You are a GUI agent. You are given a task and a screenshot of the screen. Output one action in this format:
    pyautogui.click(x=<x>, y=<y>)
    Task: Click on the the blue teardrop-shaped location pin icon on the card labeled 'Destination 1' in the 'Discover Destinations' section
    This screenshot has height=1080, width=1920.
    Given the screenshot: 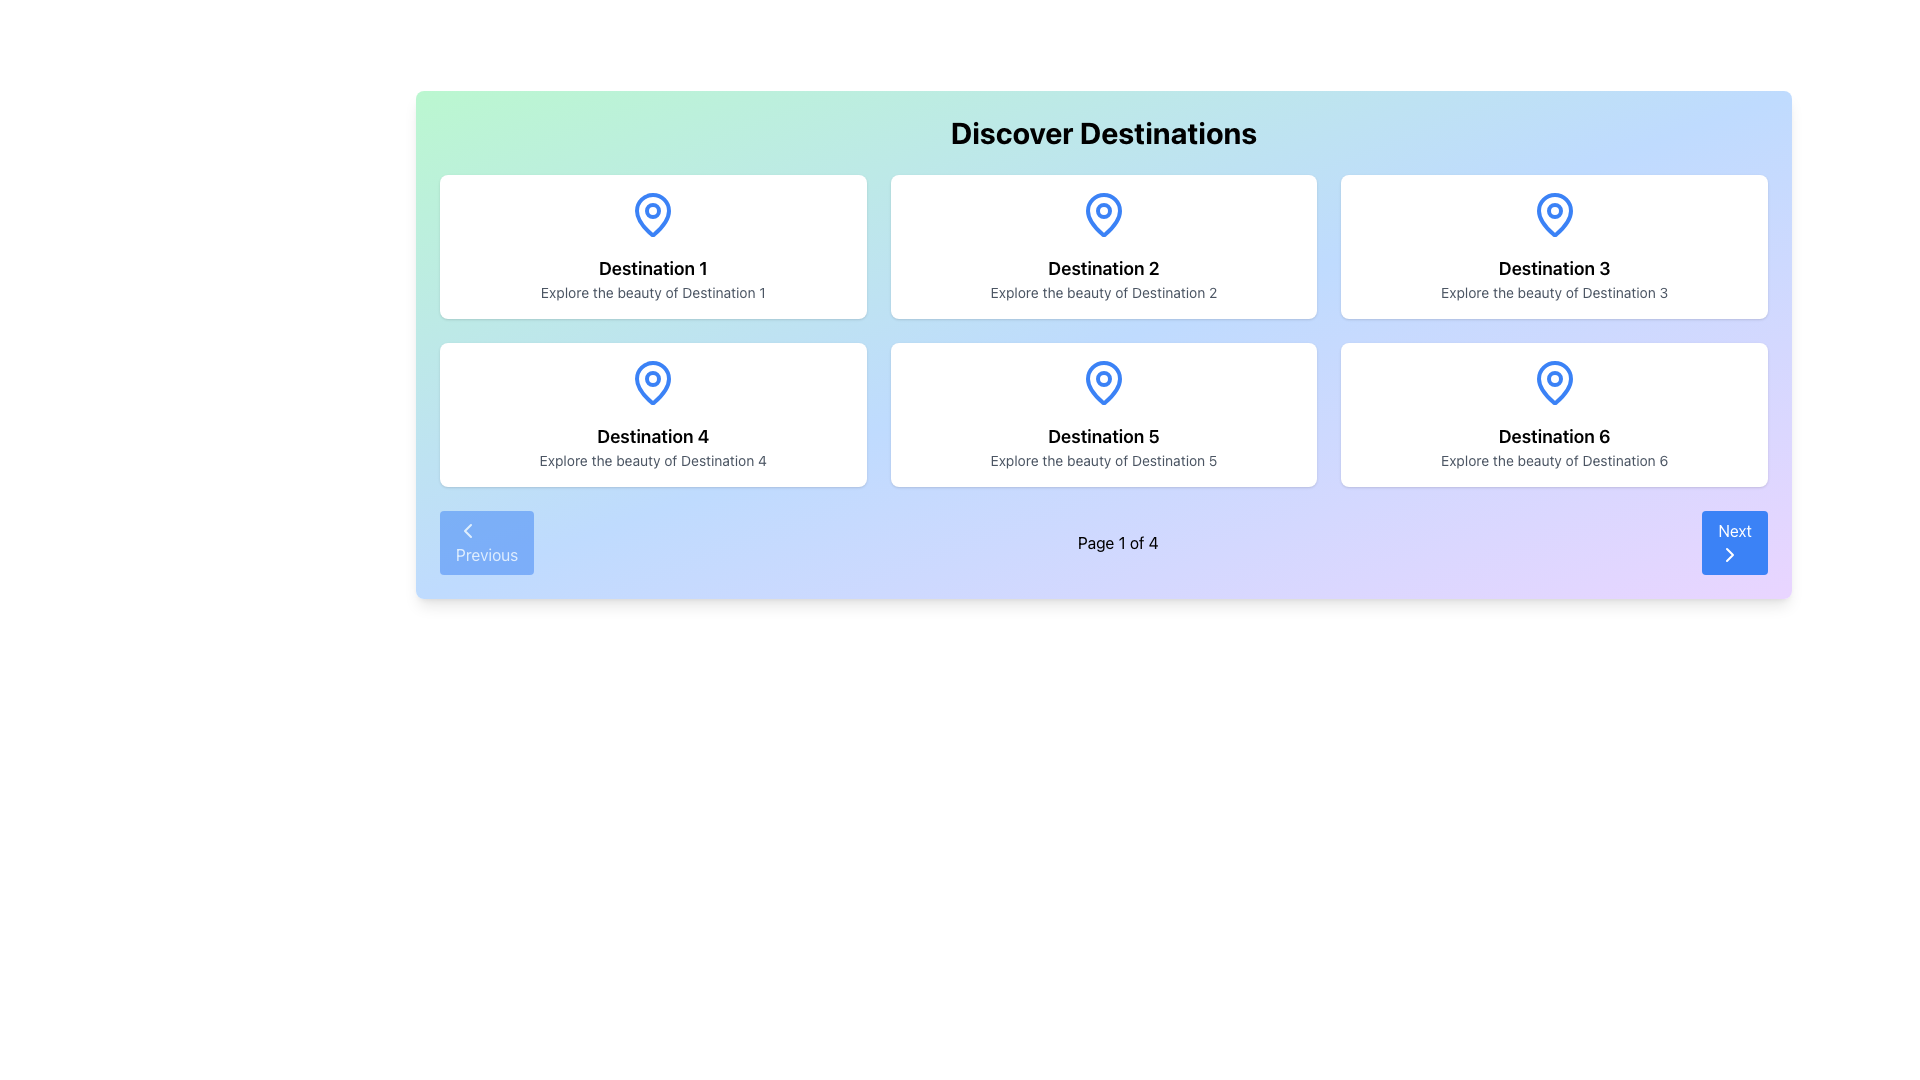 What is the action you would take?
    pyautogui.click(x=653, y=215)
    